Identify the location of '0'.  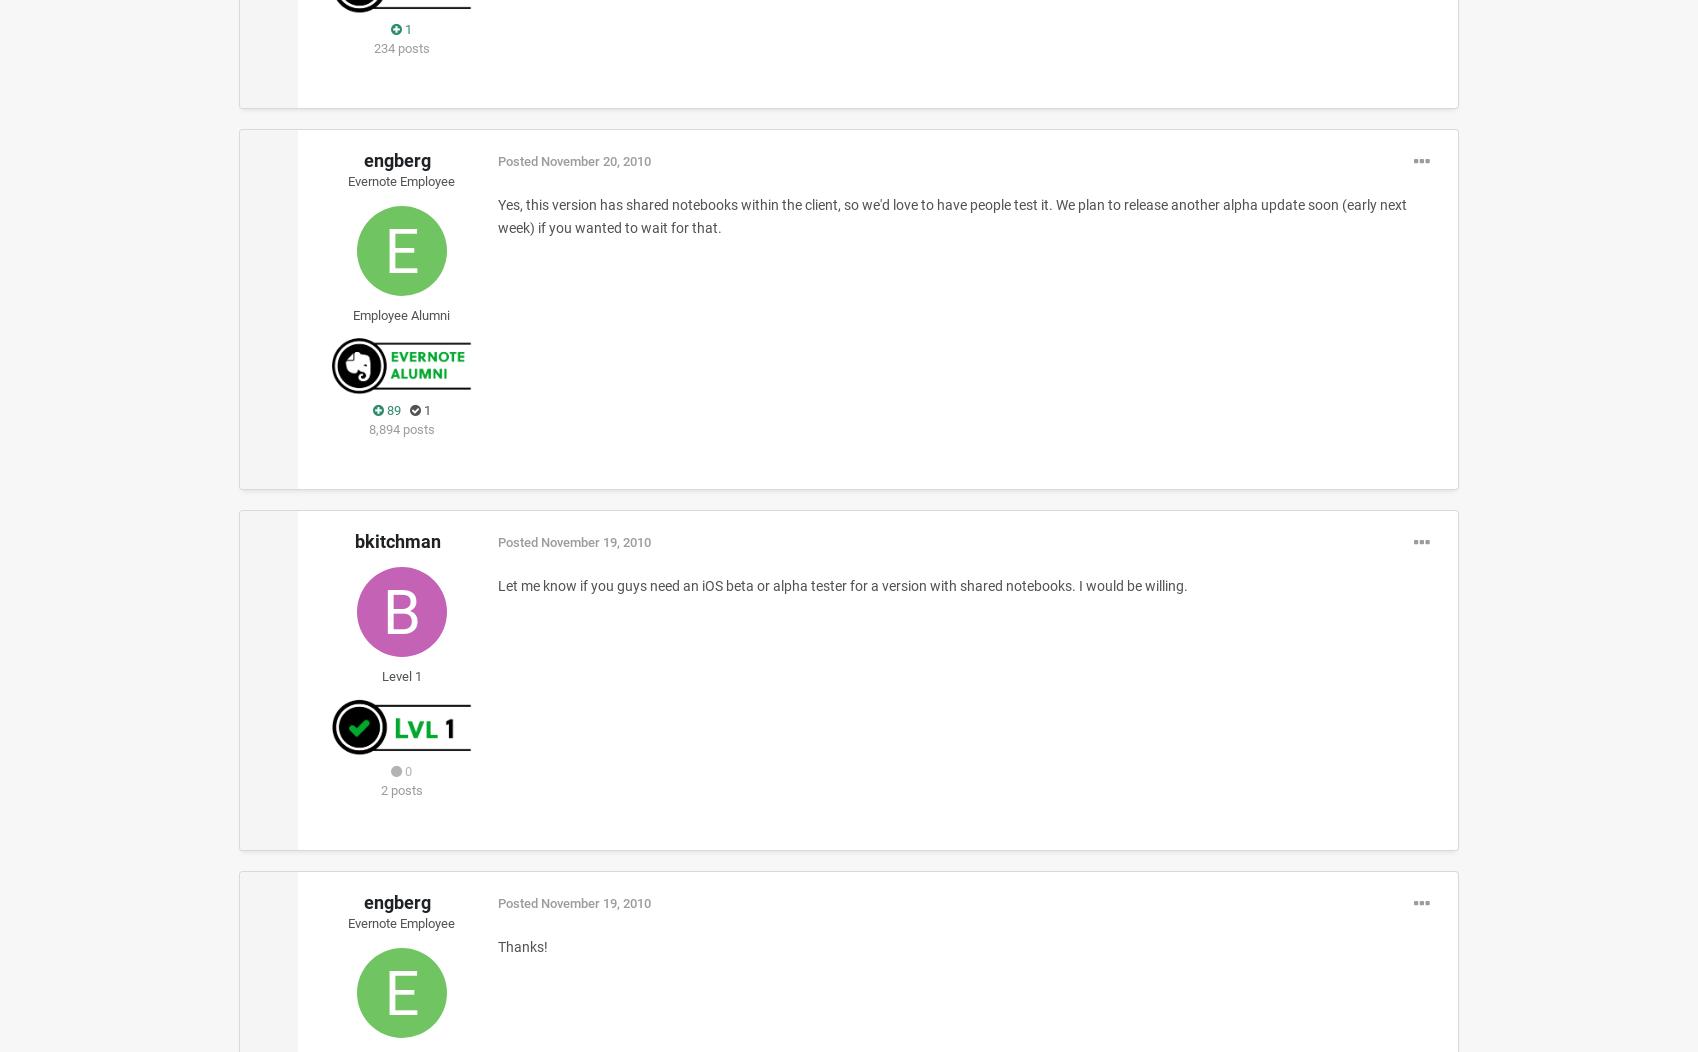
(401, 769).